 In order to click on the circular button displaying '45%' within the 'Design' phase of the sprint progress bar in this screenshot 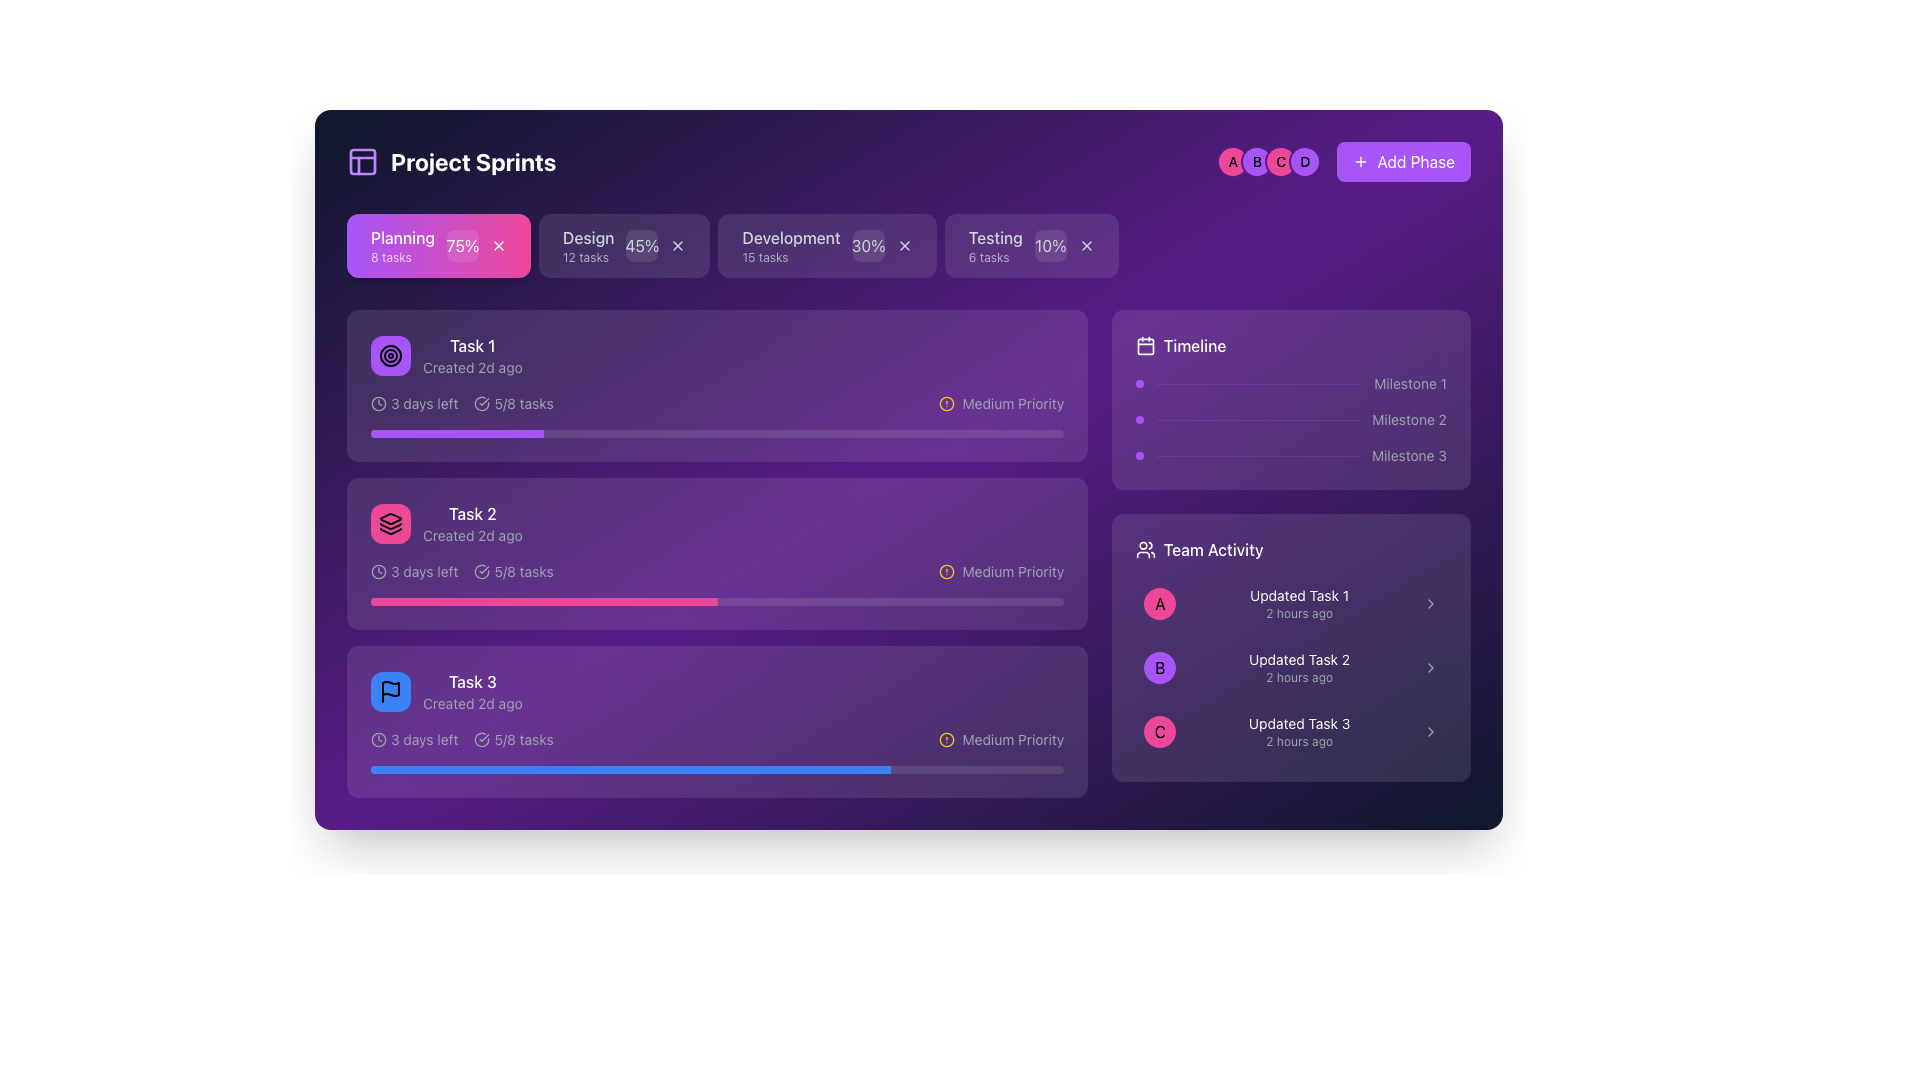, I will do `click(642, 245)`.